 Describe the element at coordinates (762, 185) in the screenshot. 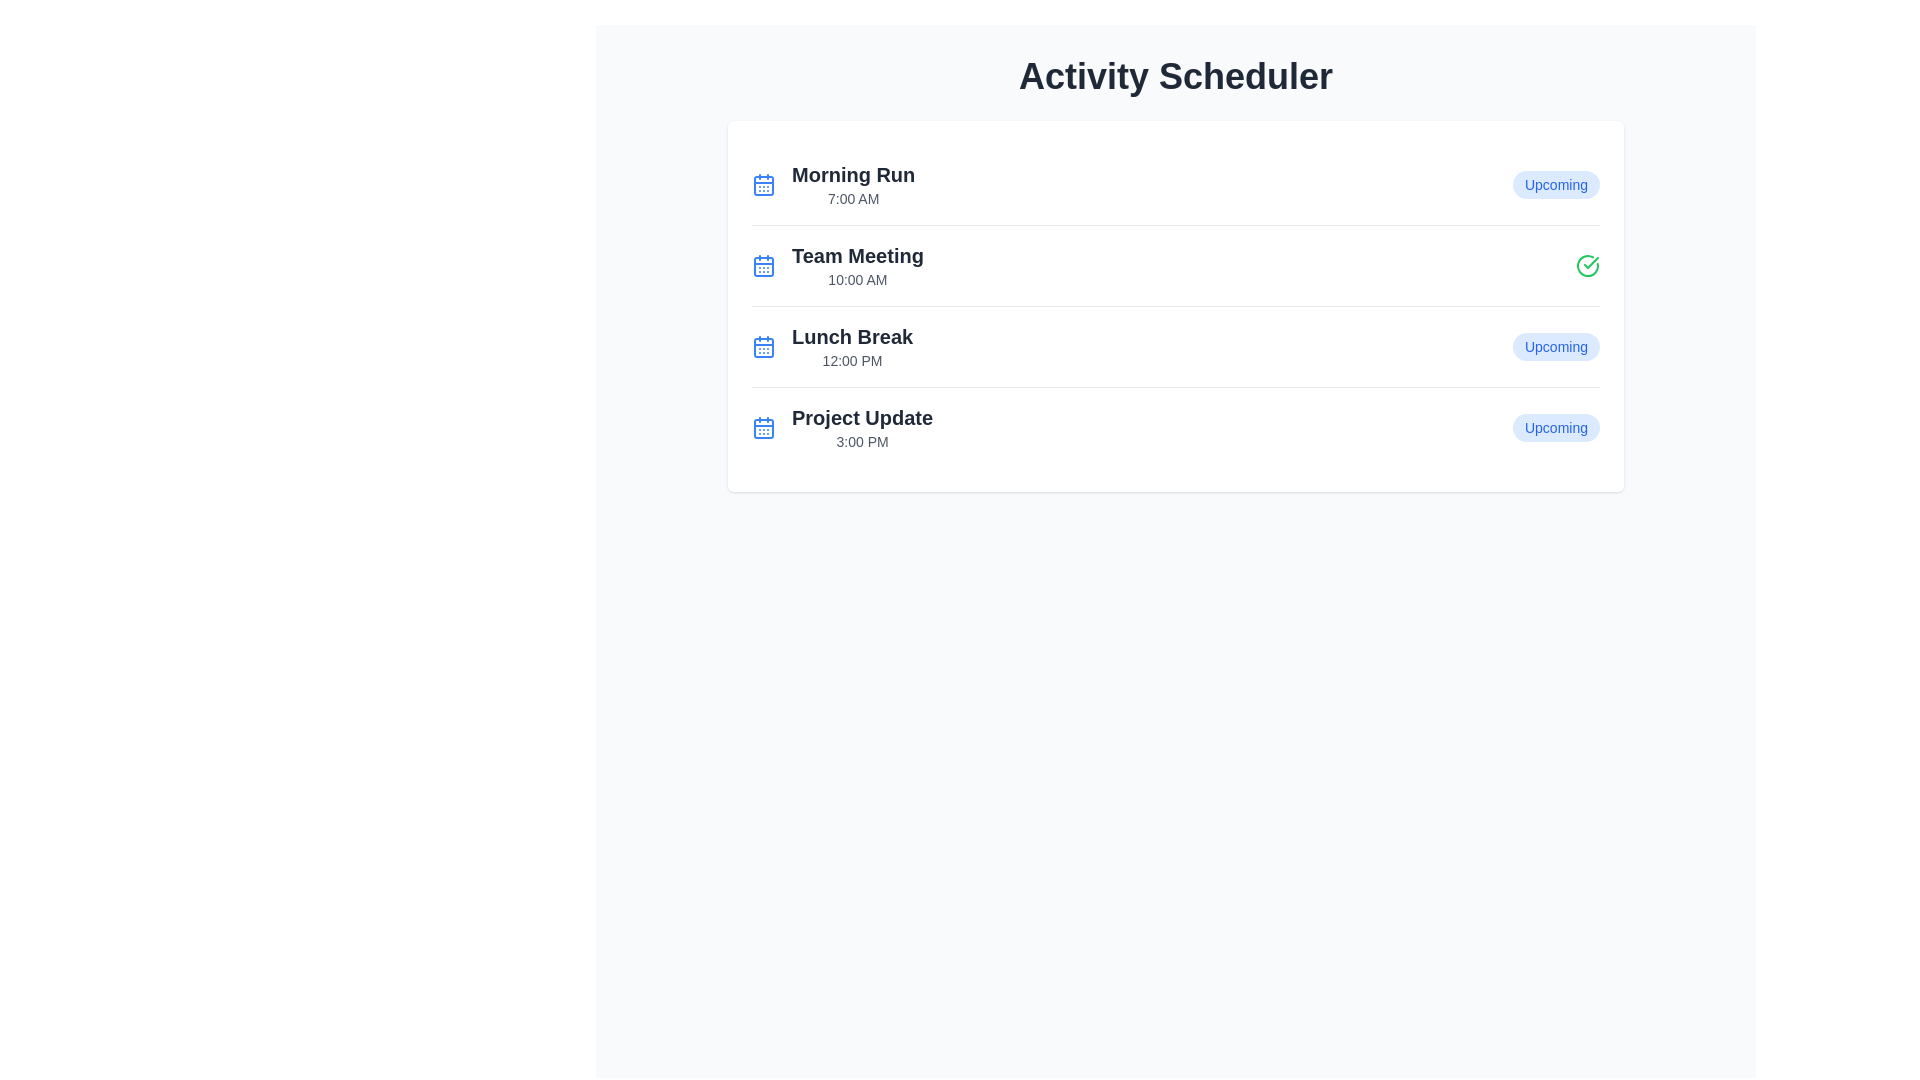

I see `the icon representing the 'Morning Run' event on the calendar` at that location.